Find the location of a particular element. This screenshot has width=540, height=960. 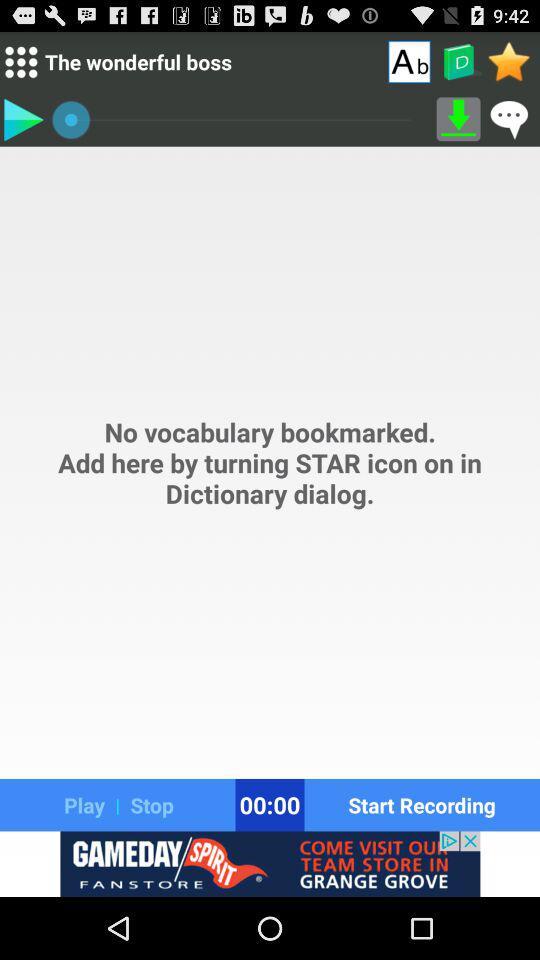

the book icon is located at coordinates (458, 66).